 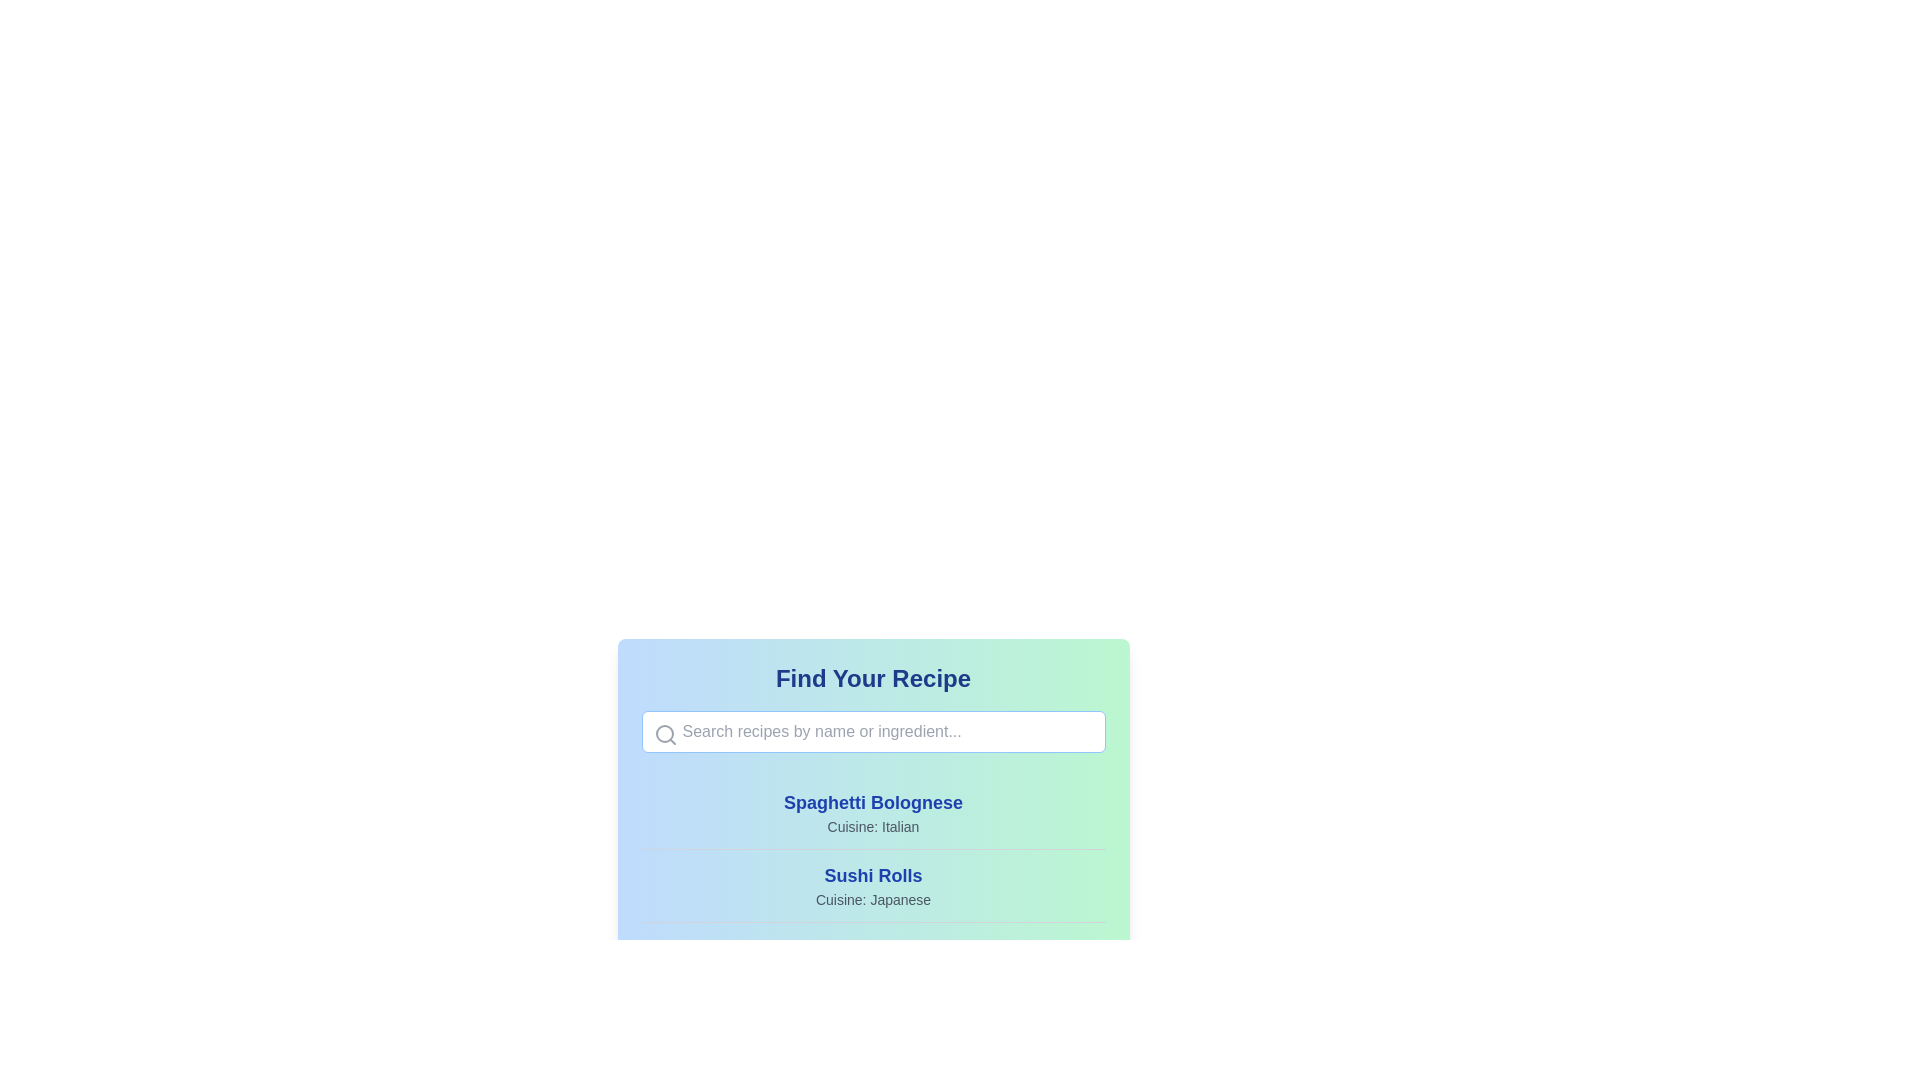 I want to click on the Search Icon located to the left of the text input field labeled 'Search recipes by name or ingredient...' under the 'Find Your Recipe' heading, so click(x=665, y=735).